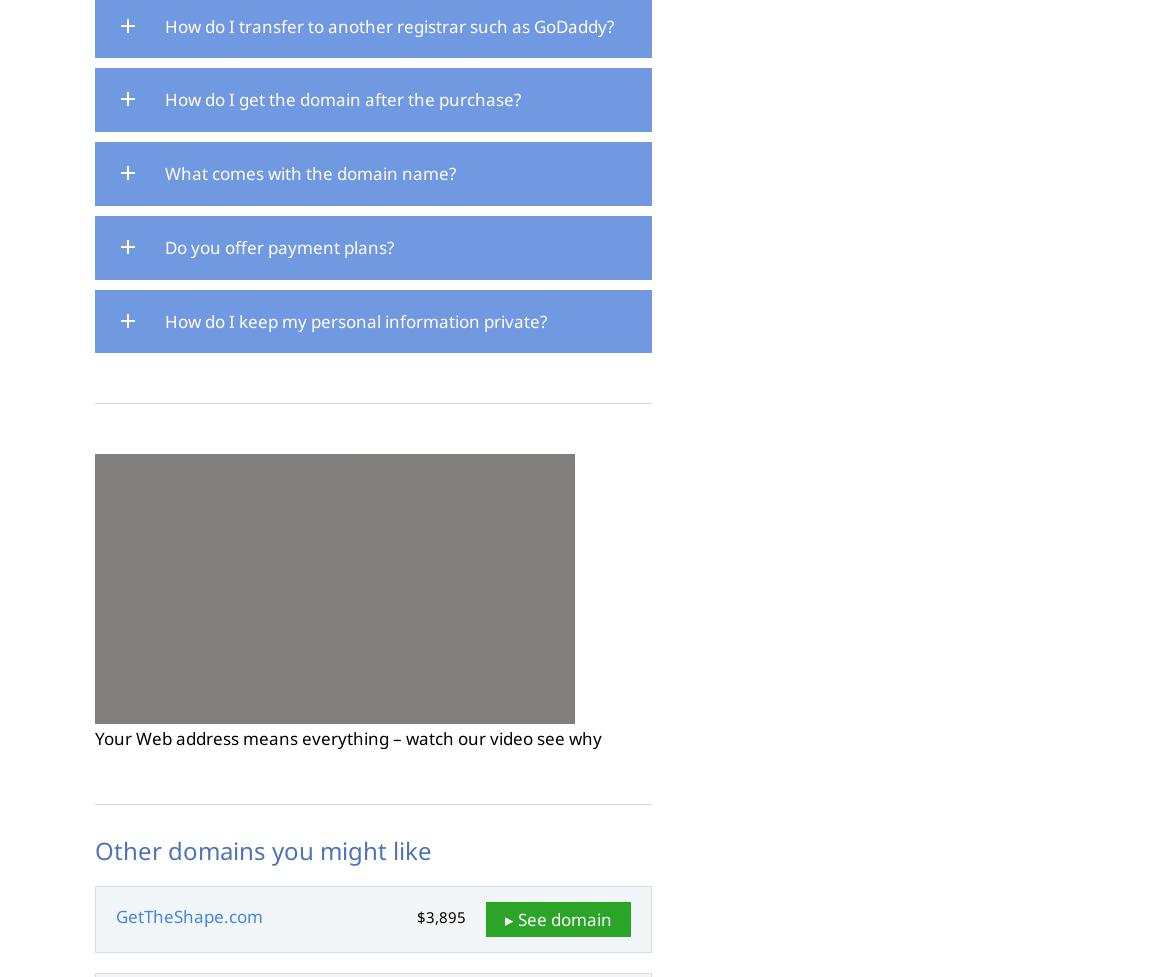 This screenshot has width=1150, height=977. I want to click on 'Your Web address means everything – watch our video see why', so click(348, 738).